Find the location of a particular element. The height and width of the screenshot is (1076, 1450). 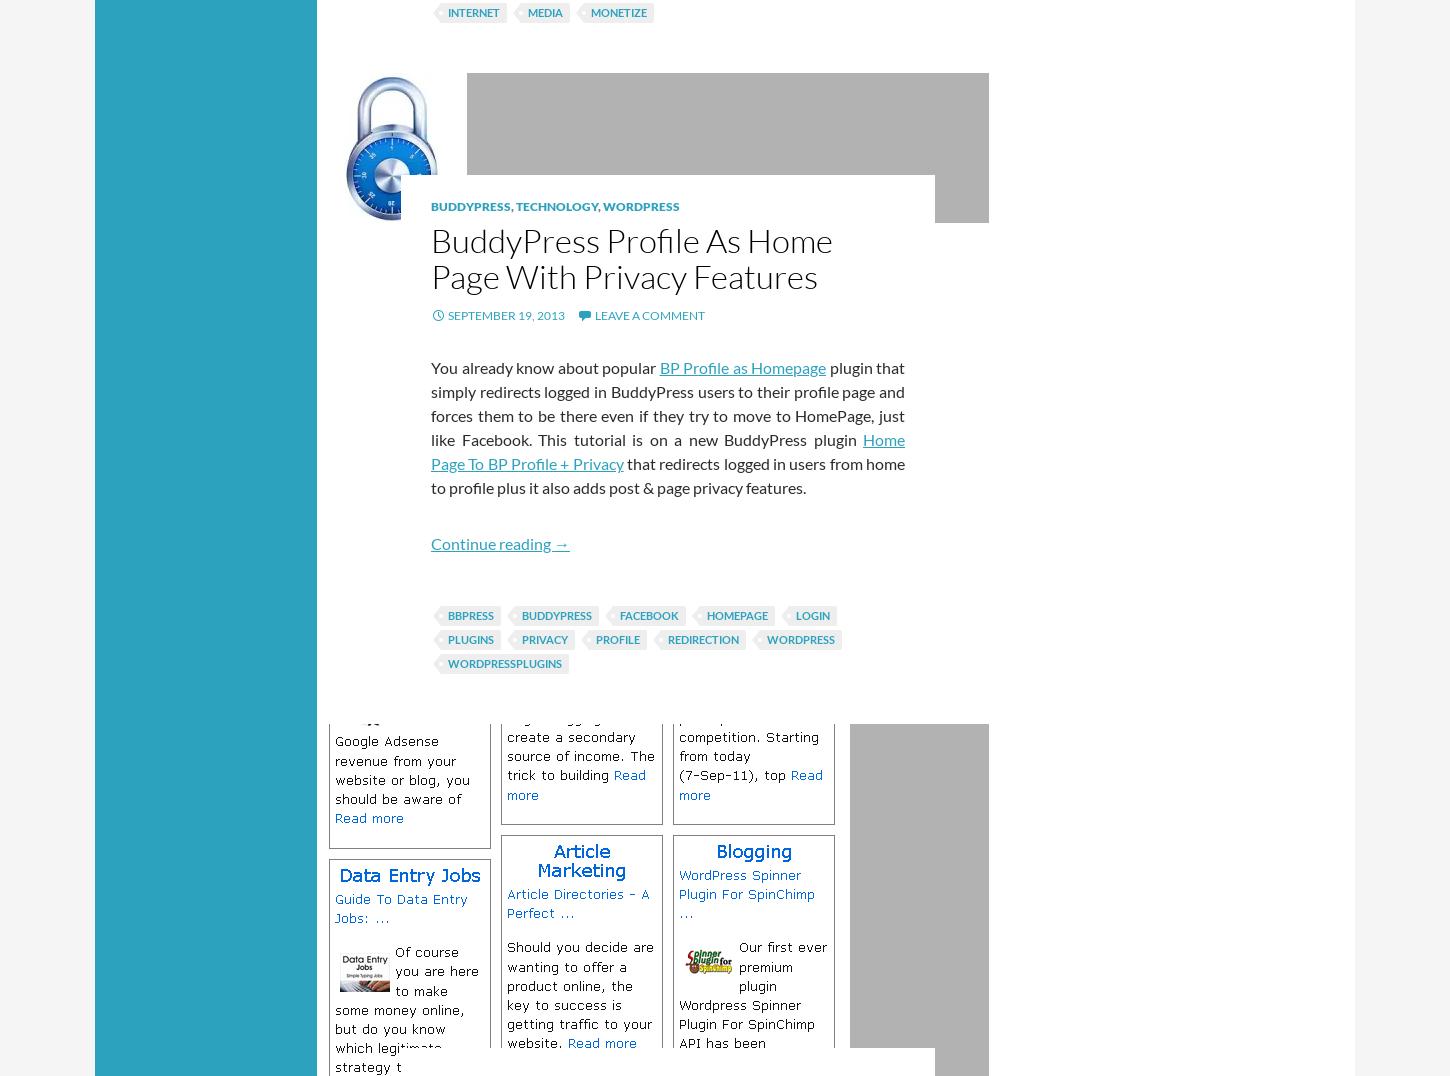

'media' is located at coordinates (545, 11).